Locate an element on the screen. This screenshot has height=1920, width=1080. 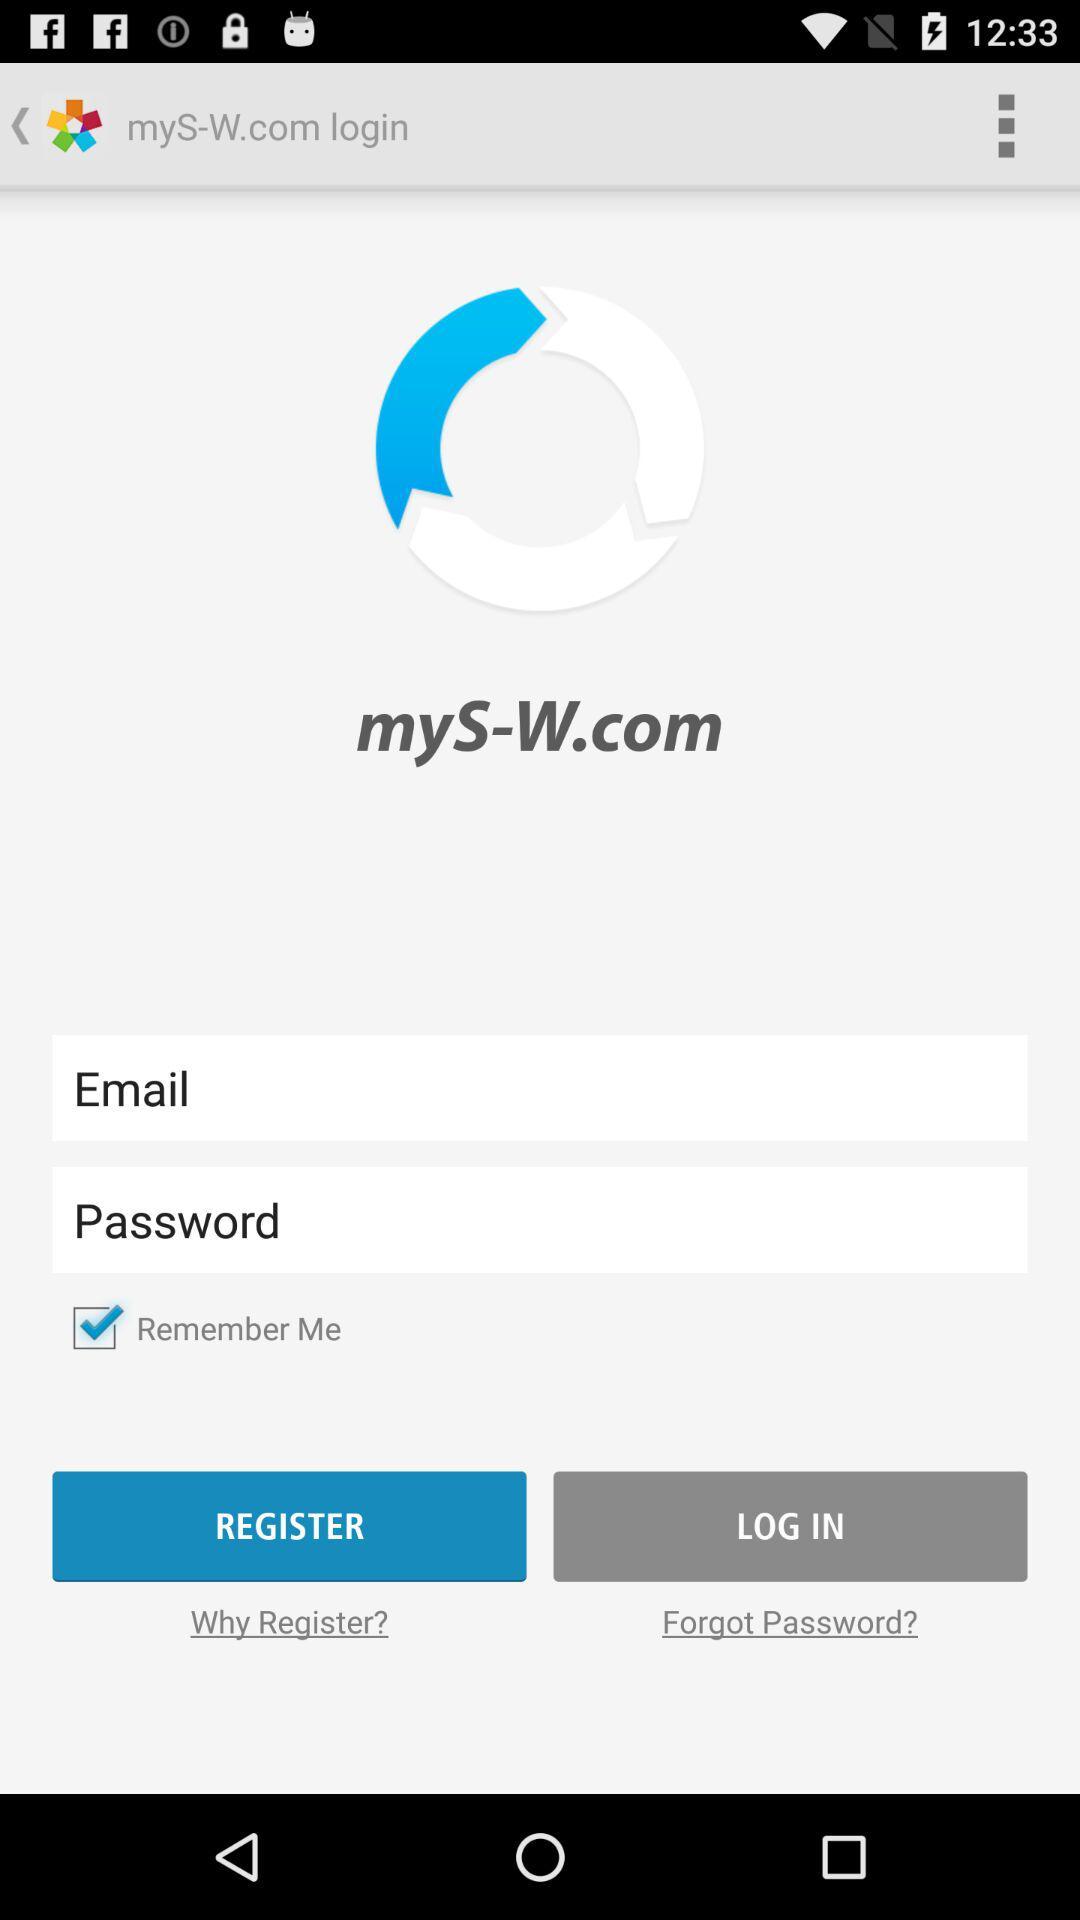
email address is located at coordinates (540, 1086).